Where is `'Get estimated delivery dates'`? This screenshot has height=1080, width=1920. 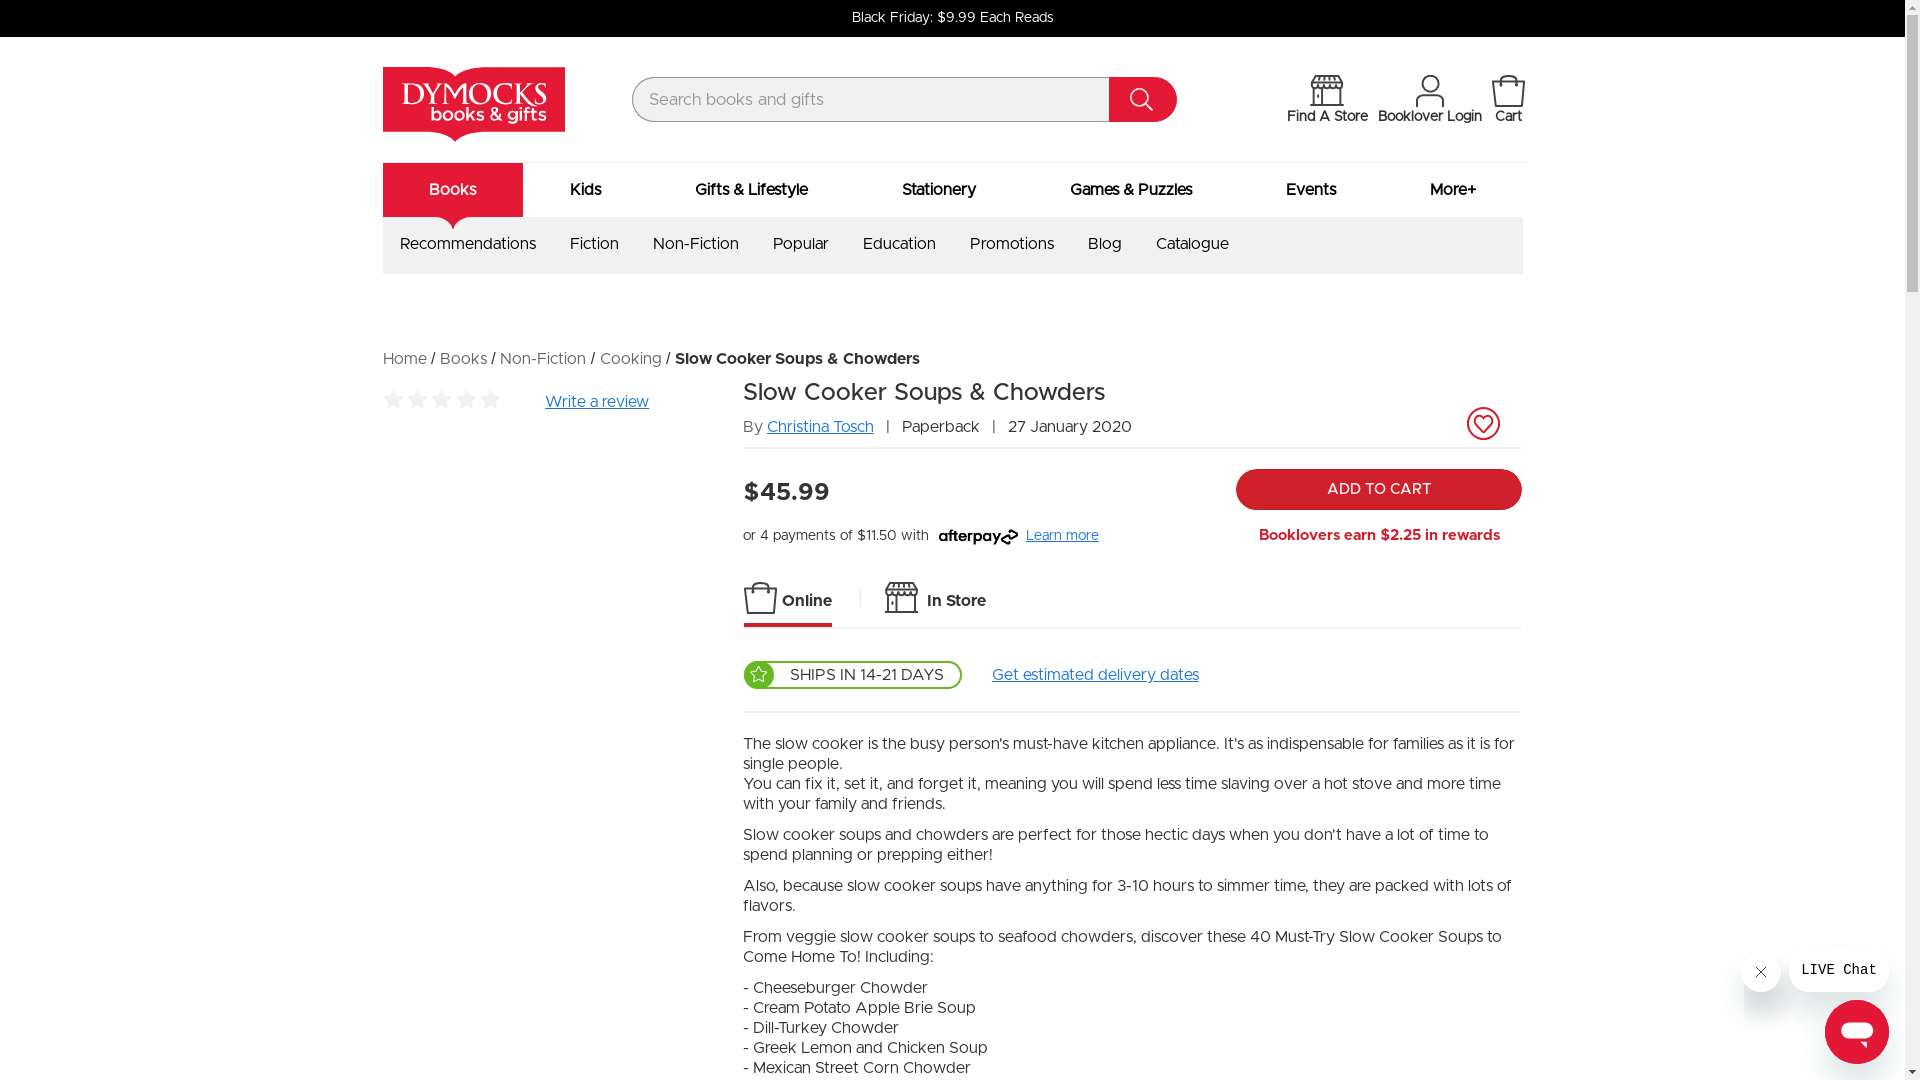
'Get estimated delivery dates' is located at coordinates (992, 675).